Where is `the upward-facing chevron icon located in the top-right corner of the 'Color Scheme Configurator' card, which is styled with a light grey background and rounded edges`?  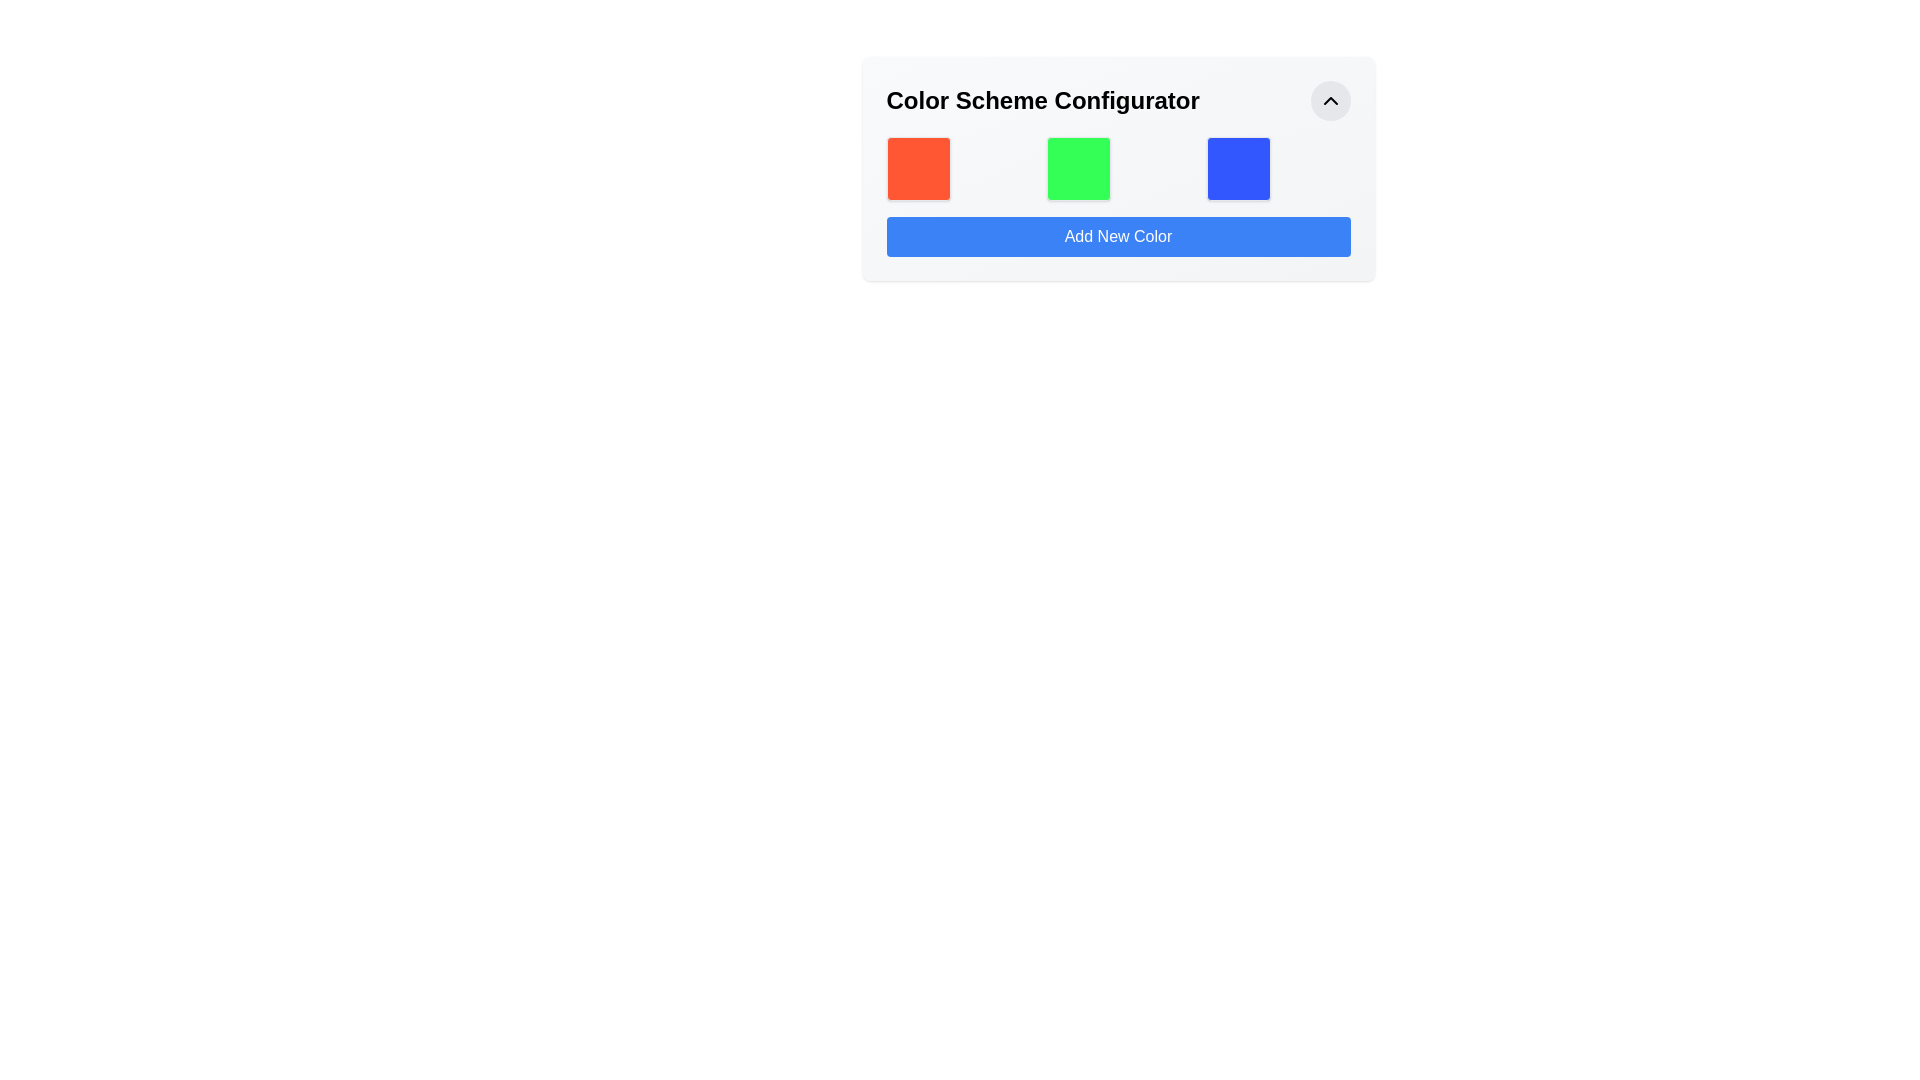
the upward-facing chevron icon located in the top-right corner of the 'Color Scheme Configurator' card, which is styled with a light grey background and rounded edges is located at coordinates (1330, 100).